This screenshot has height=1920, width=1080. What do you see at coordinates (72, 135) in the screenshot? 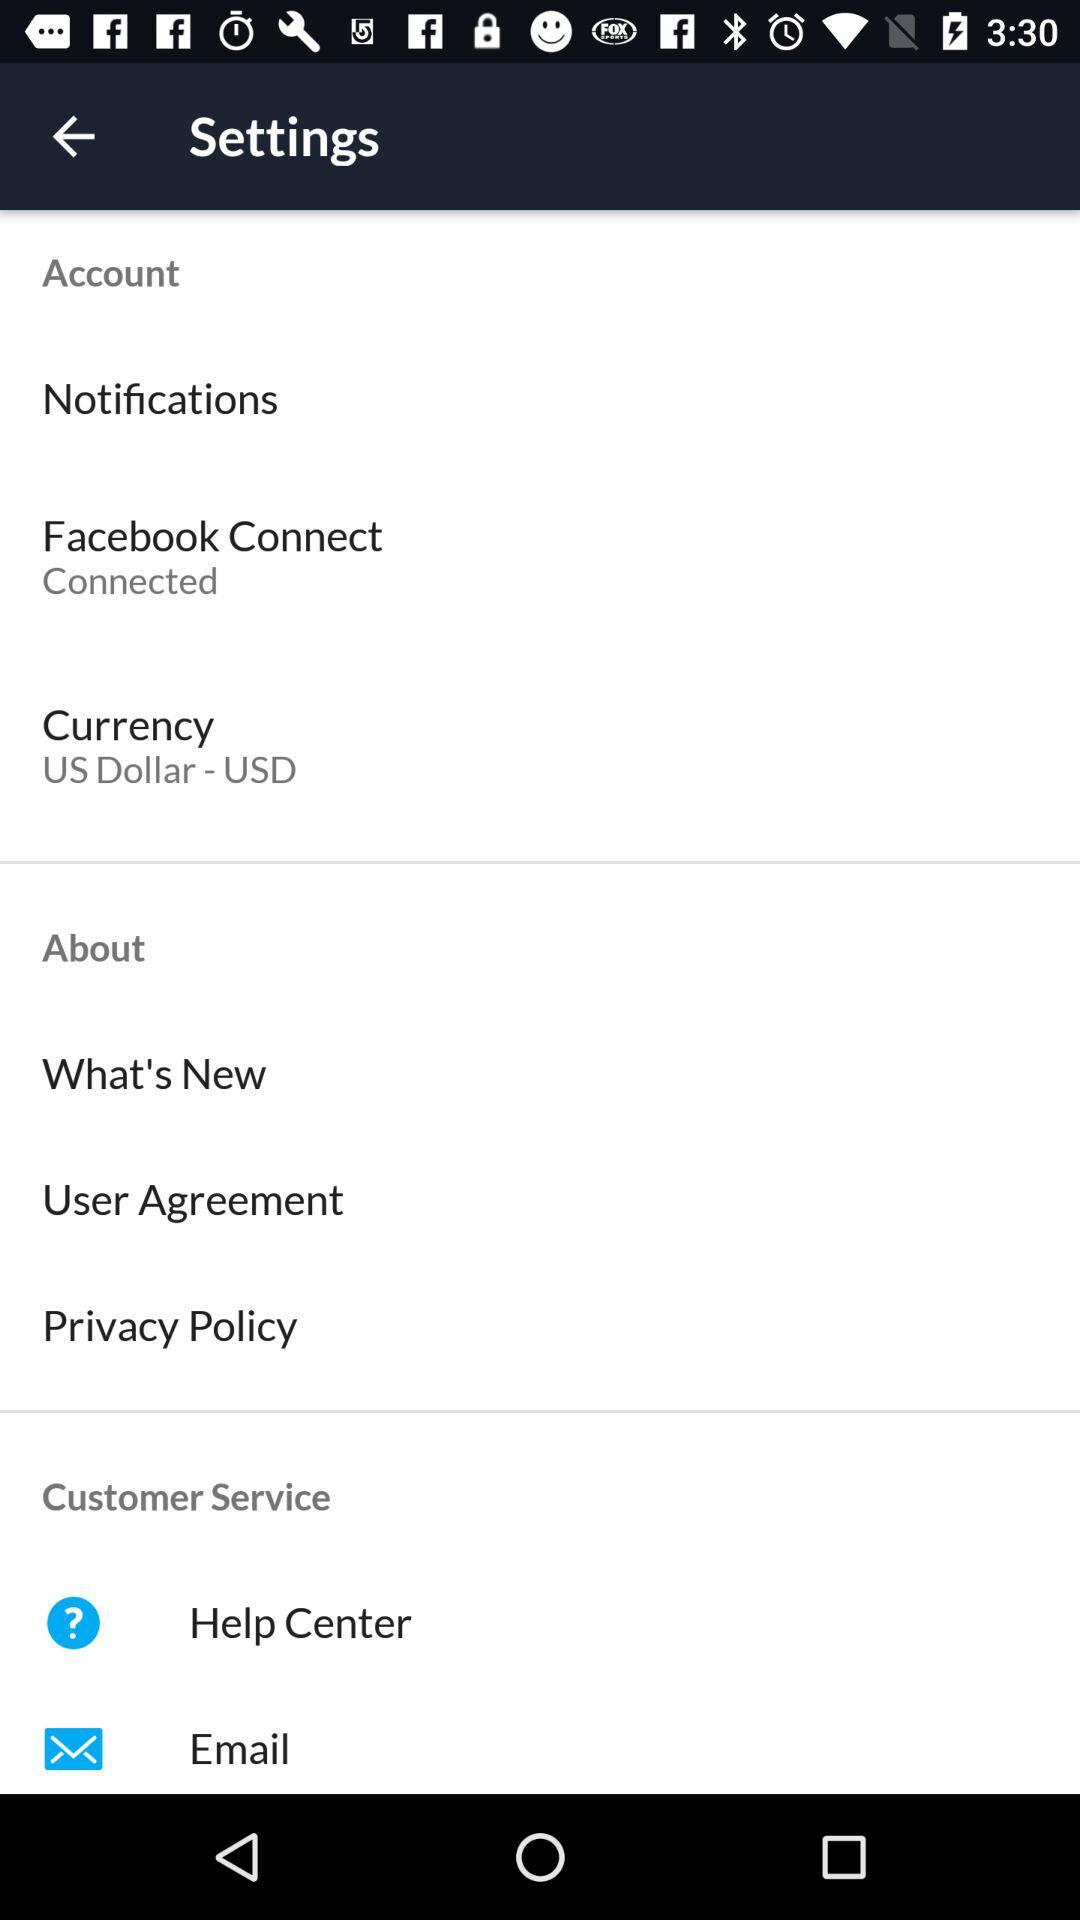
I see `icon next to the settings item` at bounding box center [72, 135].